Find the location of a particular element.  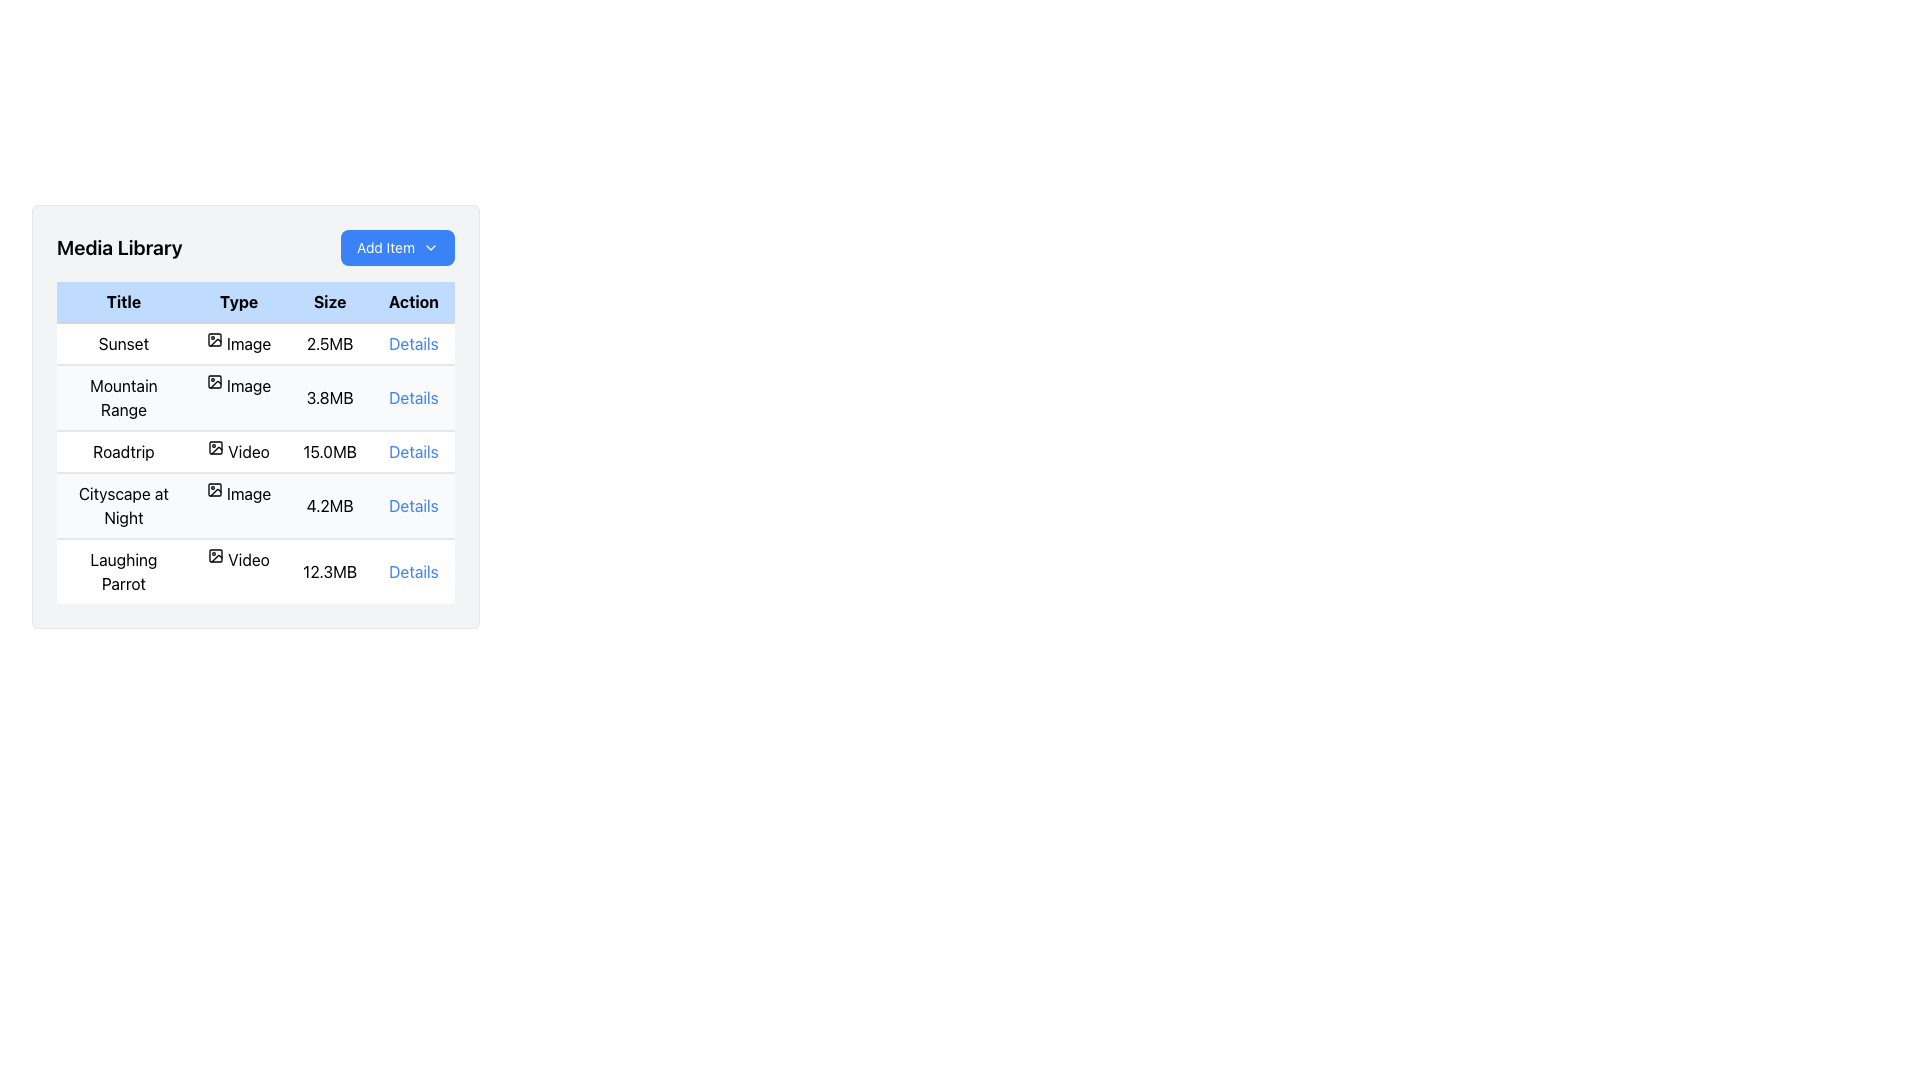

the 'Details' hyperlink styled with blue text and an underline, located in the Action column of the table corresponding to the 'Sunset' entry is located at coordinates (412, 342).